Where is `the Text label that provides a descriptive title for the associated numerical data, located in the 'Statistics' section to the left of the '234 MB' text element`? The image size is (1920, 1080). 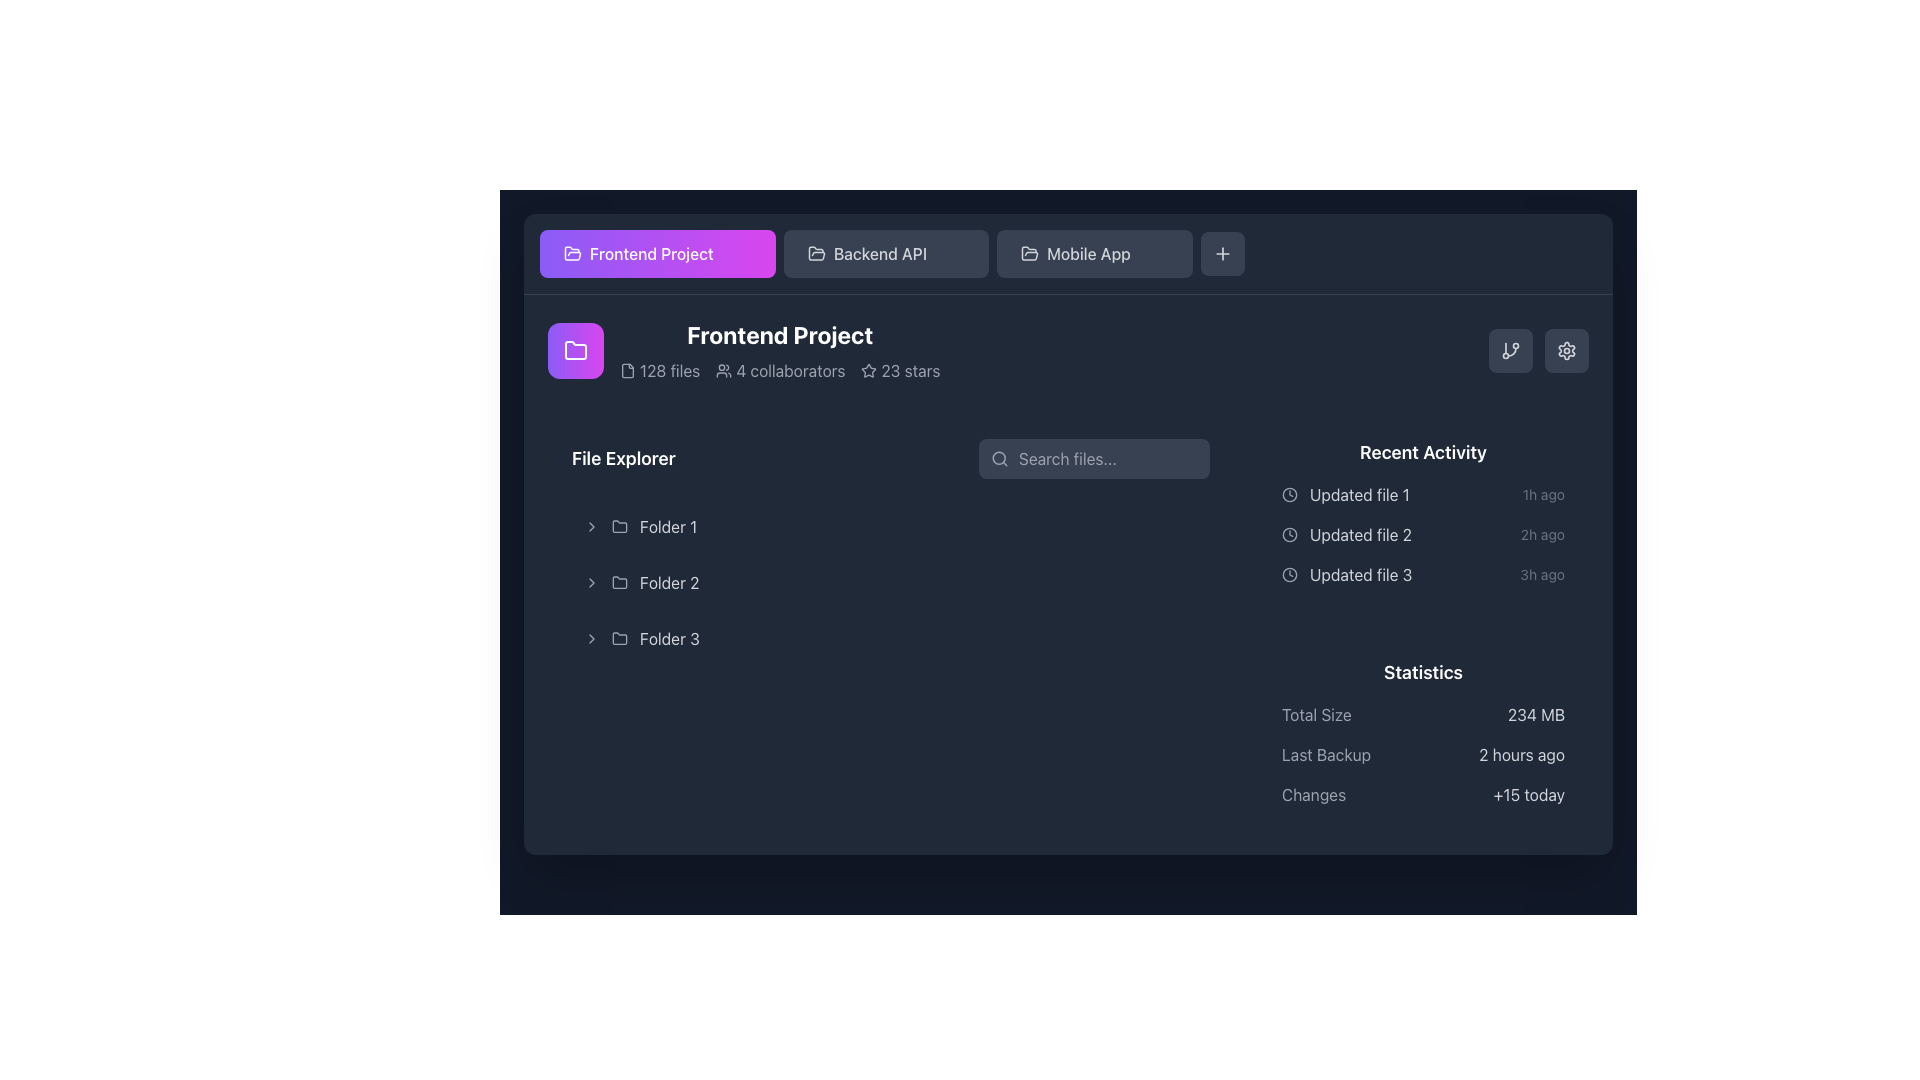
the Text label that provides a descriptive title for the associated numerical data, located in the 'Statistics' section to the left of the '234 MB' text element is located at coordinates (1316, 713).